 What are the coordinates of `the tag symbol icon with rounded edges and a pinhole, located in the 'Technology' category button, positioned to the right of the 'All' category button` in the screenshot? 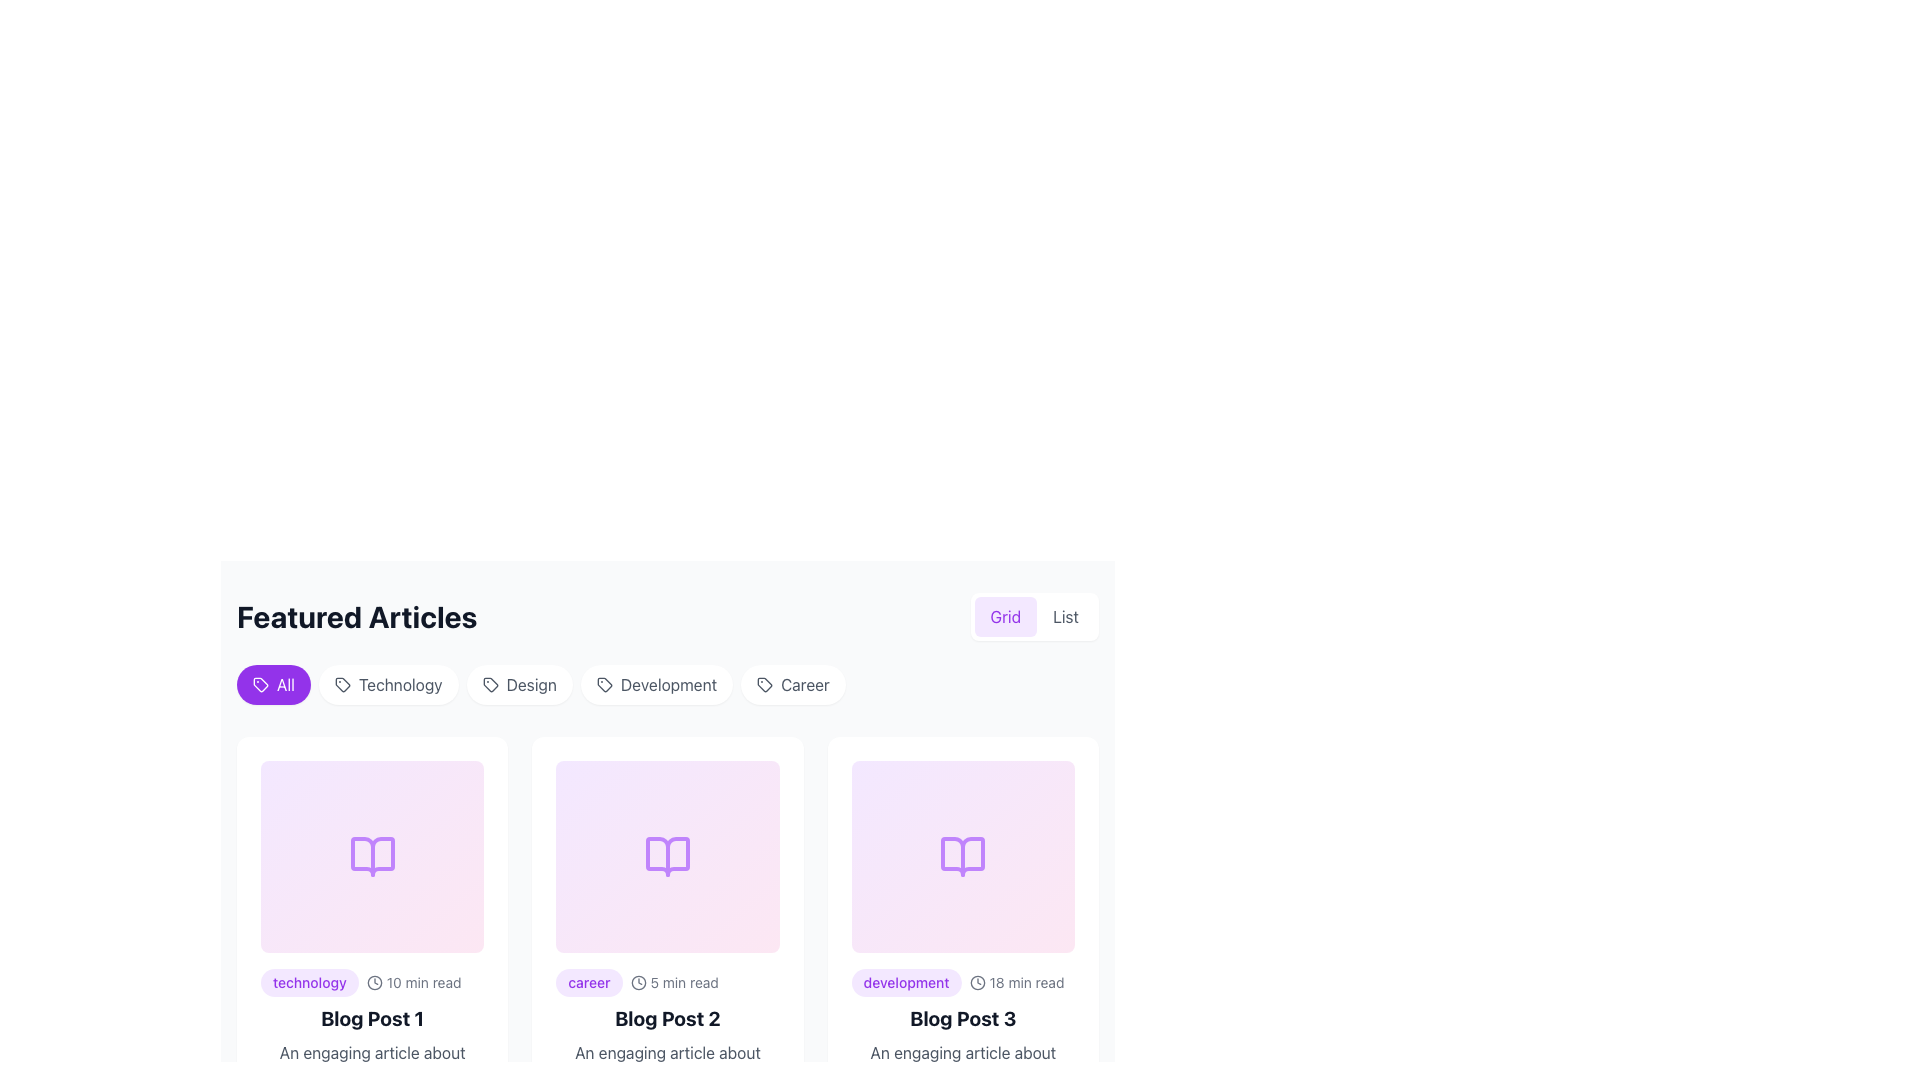 It's located at (342, 684).